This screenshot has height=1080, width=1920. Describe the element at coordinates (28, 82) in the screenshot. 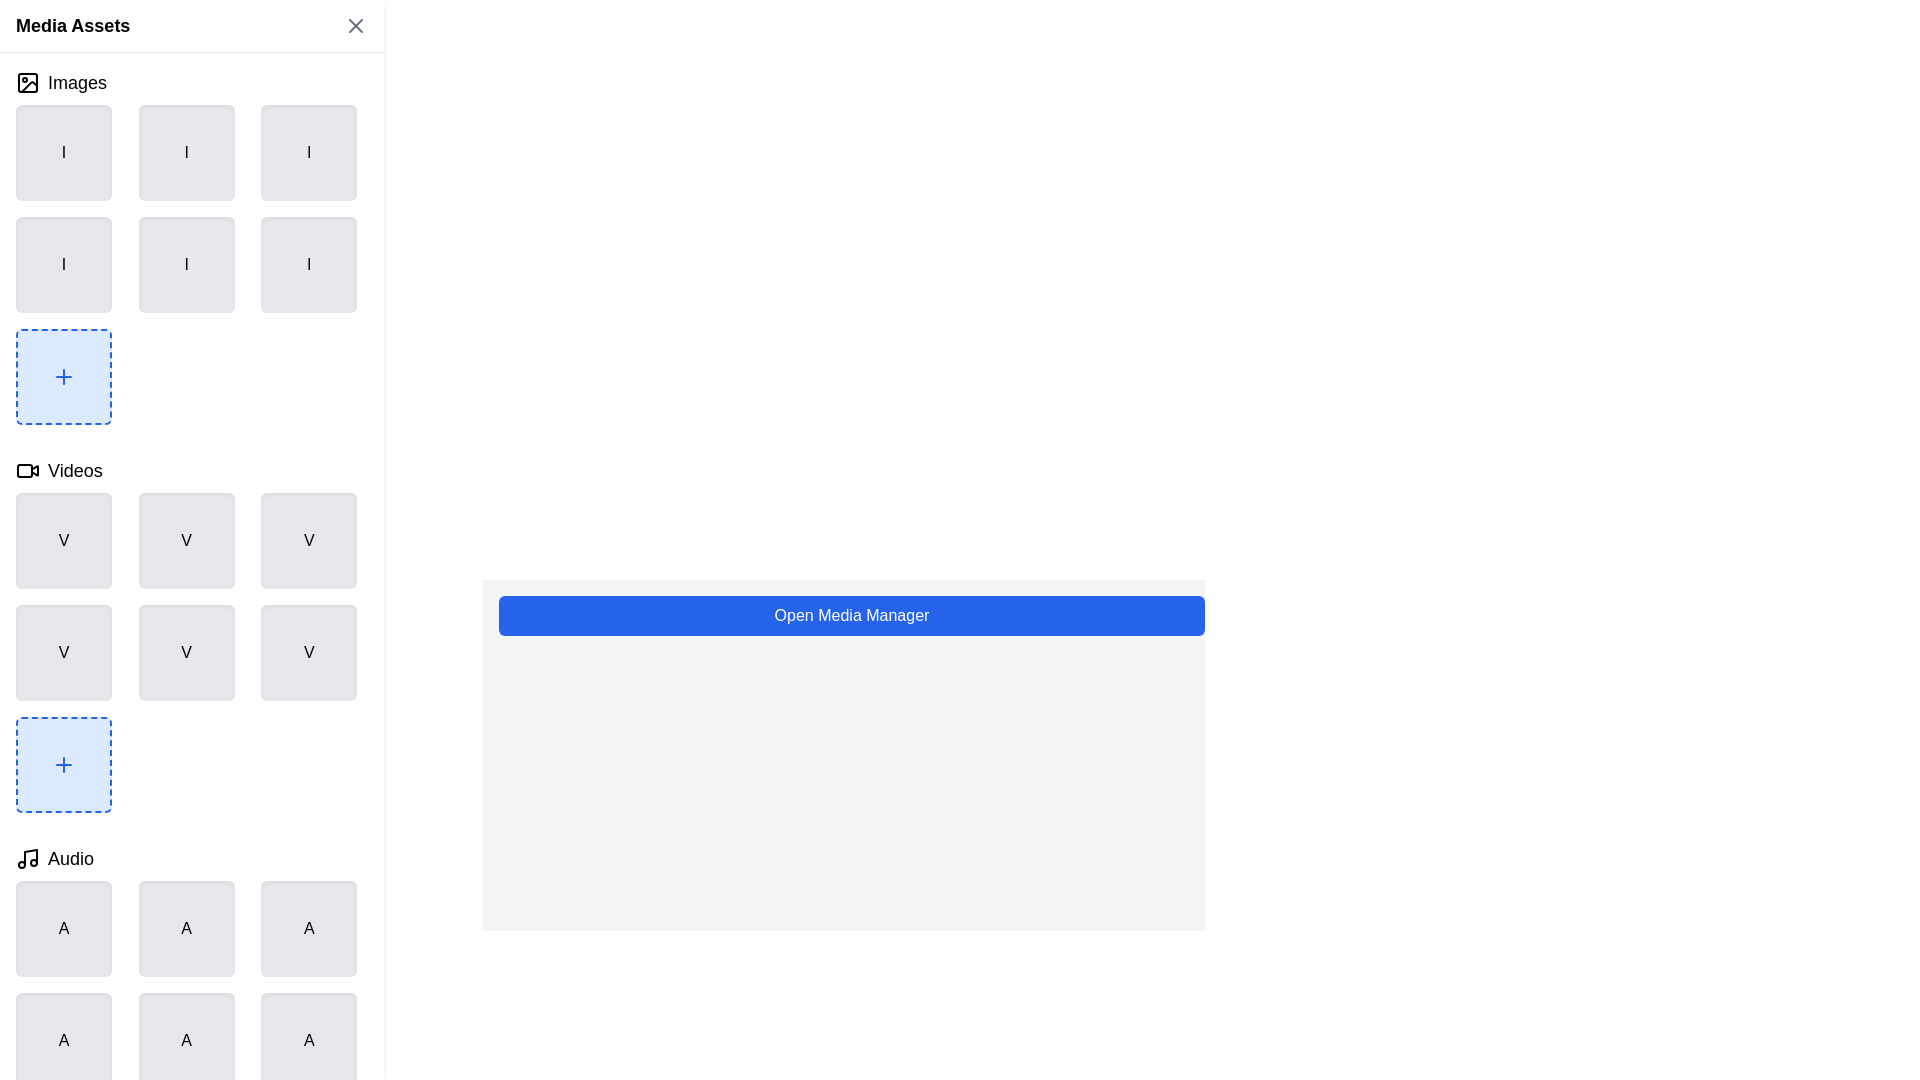

I see `the icon that visually identifies the 'Images' section, located immediately to the left of the label 'Images' in the 'Media Assets' section` at that location.